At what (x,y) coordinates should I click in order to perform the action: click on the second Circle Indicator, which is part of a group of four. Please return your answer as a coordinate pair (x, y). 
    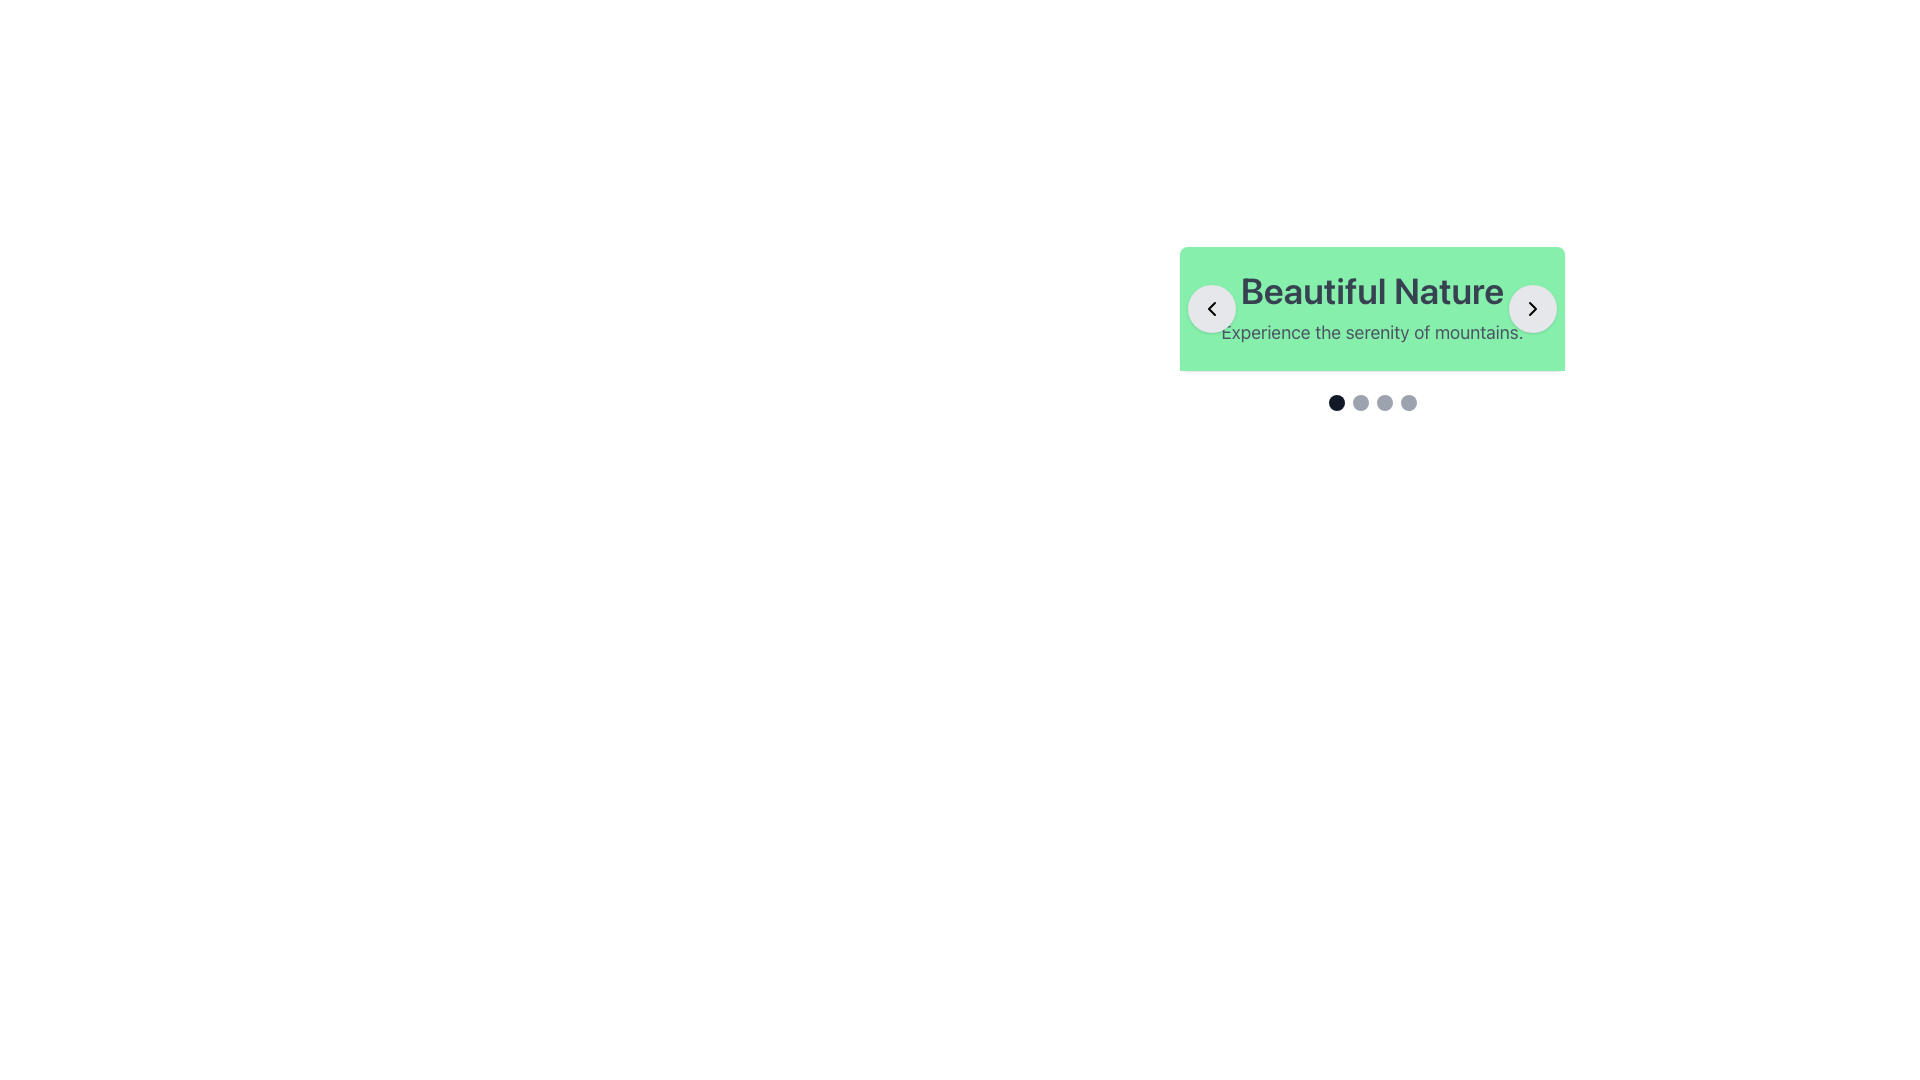
    Looking at the image, I should click on (1360, 402).